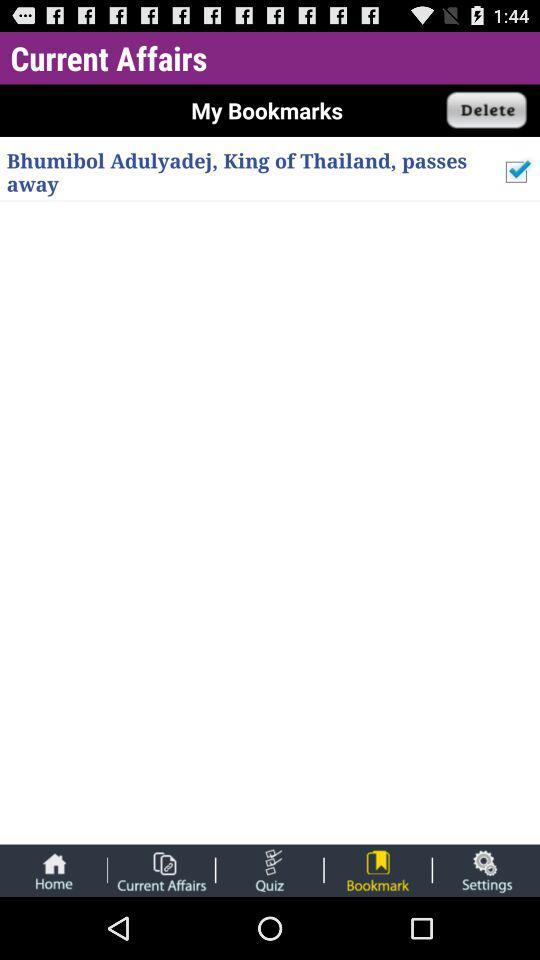 This screenshot has height=960, width=540. Describe the element at coordinates (269, 931) in the screenshot. I see `the more icon` at that location.